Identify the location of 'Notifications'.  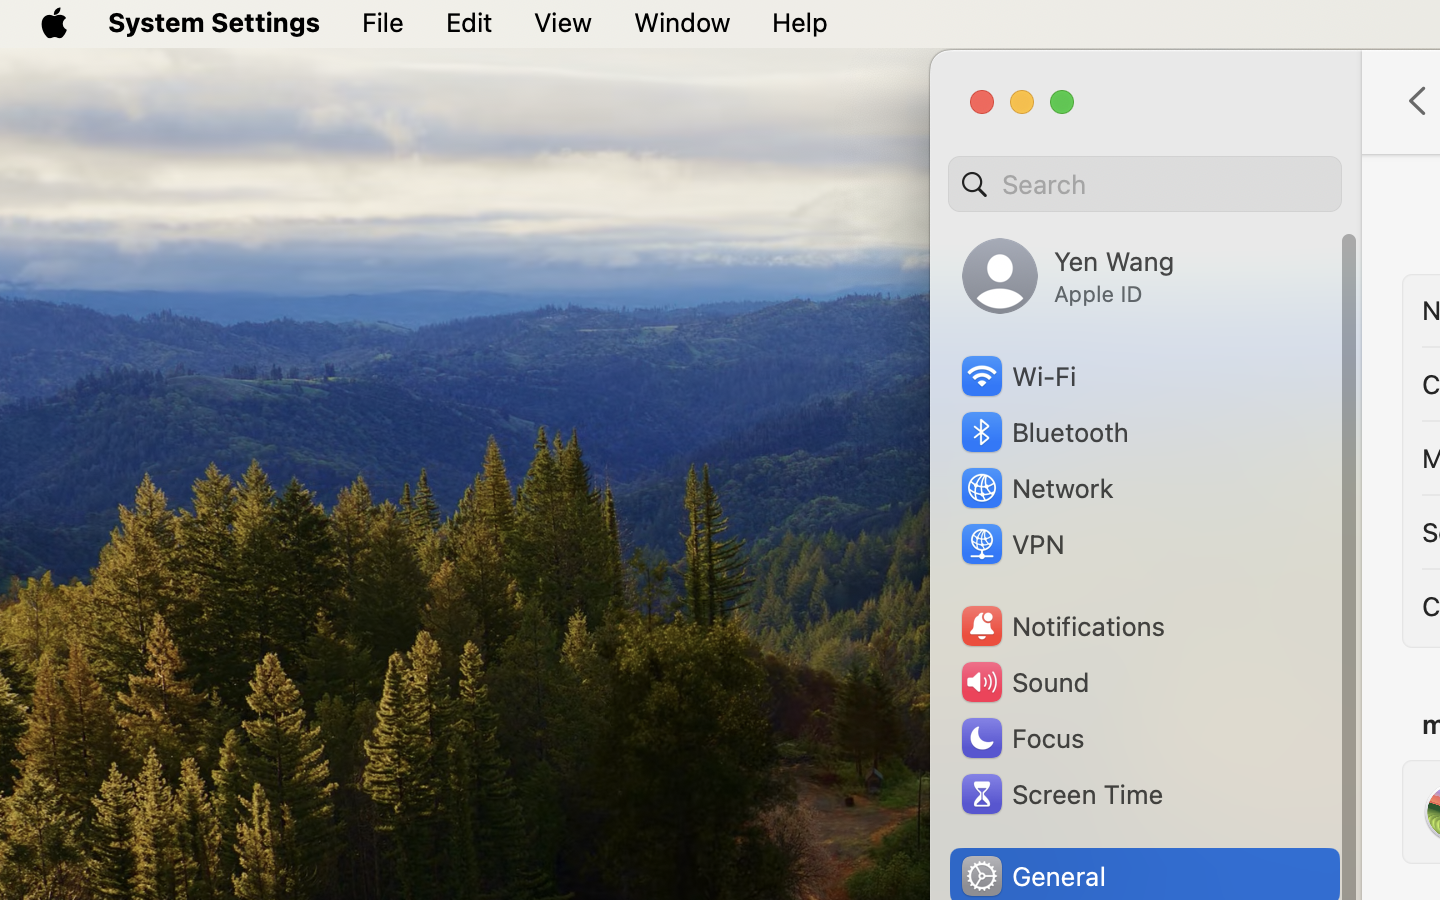
(1062, 626).